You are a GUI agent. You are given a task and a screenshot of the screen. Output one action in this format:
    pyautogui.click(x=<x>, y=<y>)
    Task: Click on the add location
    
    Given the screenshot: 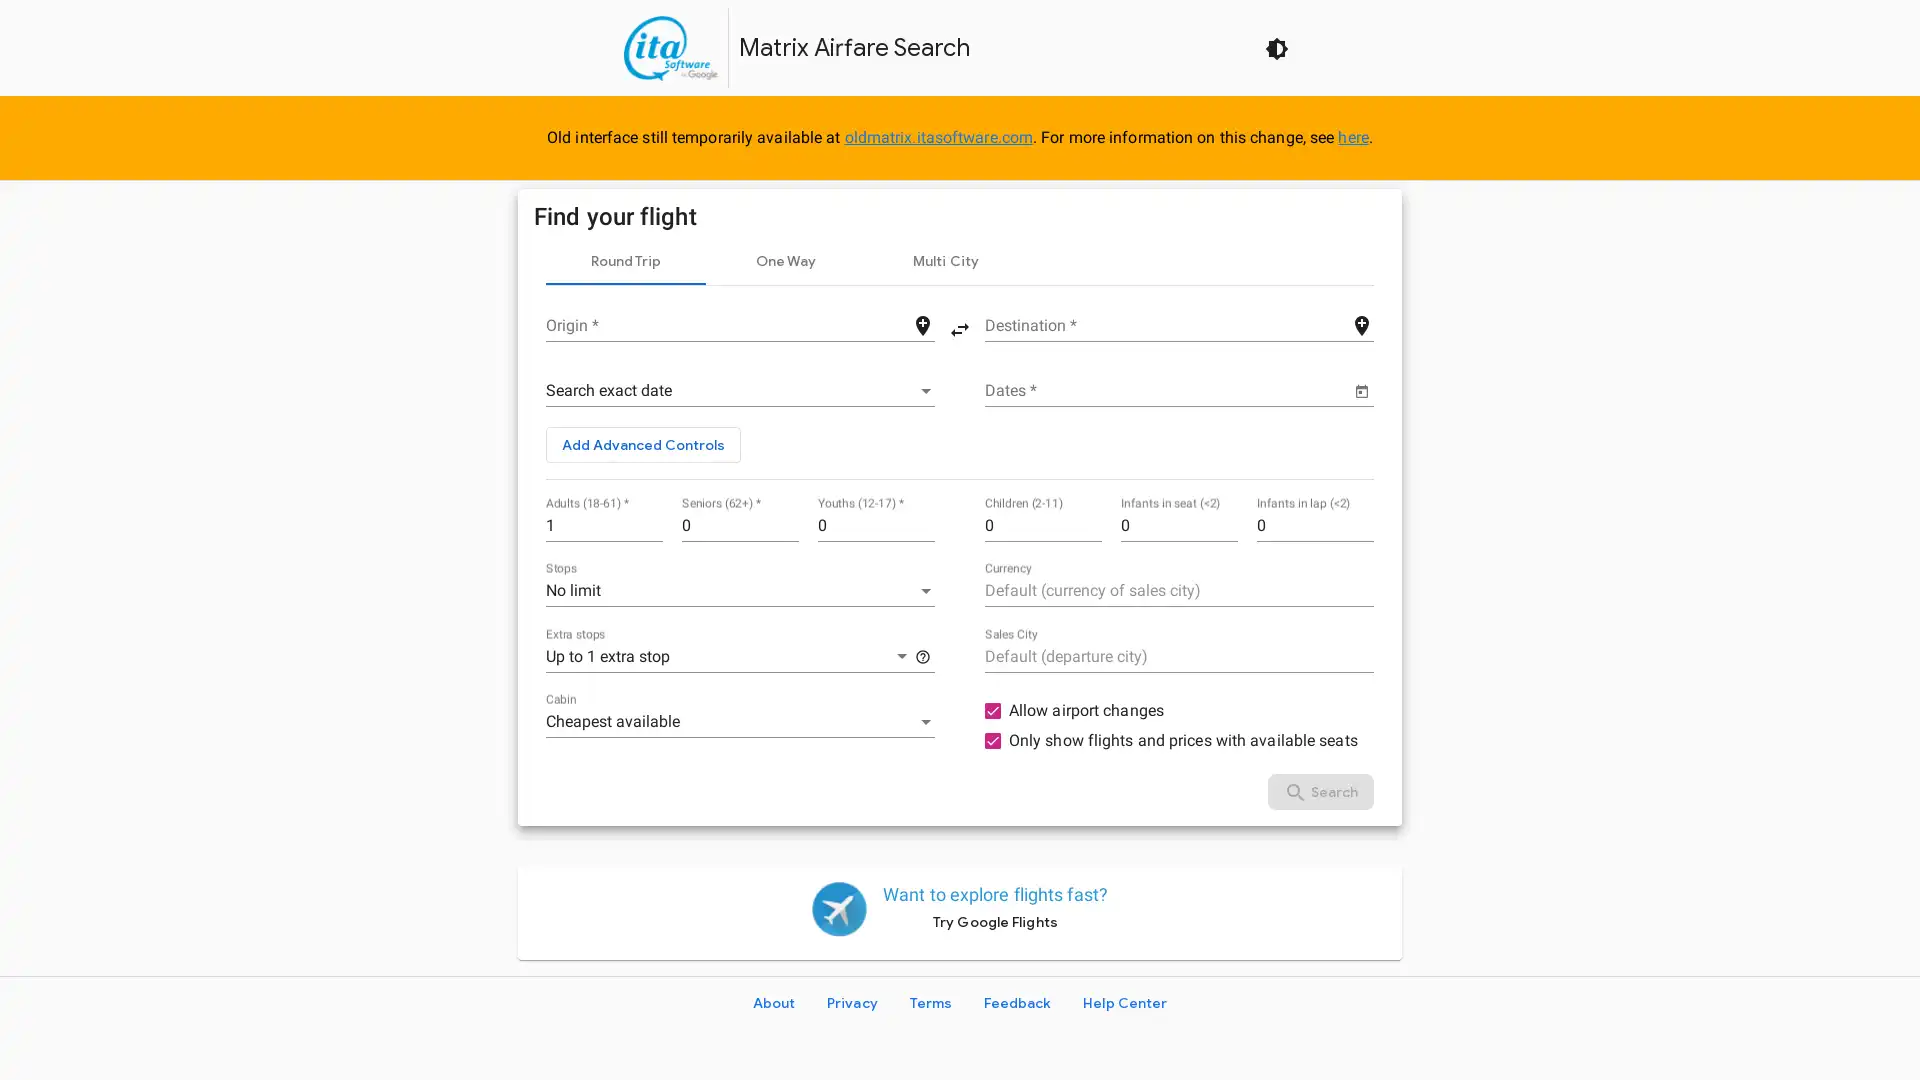 What is the action you would take?
    pyautogui.click(x=921, y=323)
    